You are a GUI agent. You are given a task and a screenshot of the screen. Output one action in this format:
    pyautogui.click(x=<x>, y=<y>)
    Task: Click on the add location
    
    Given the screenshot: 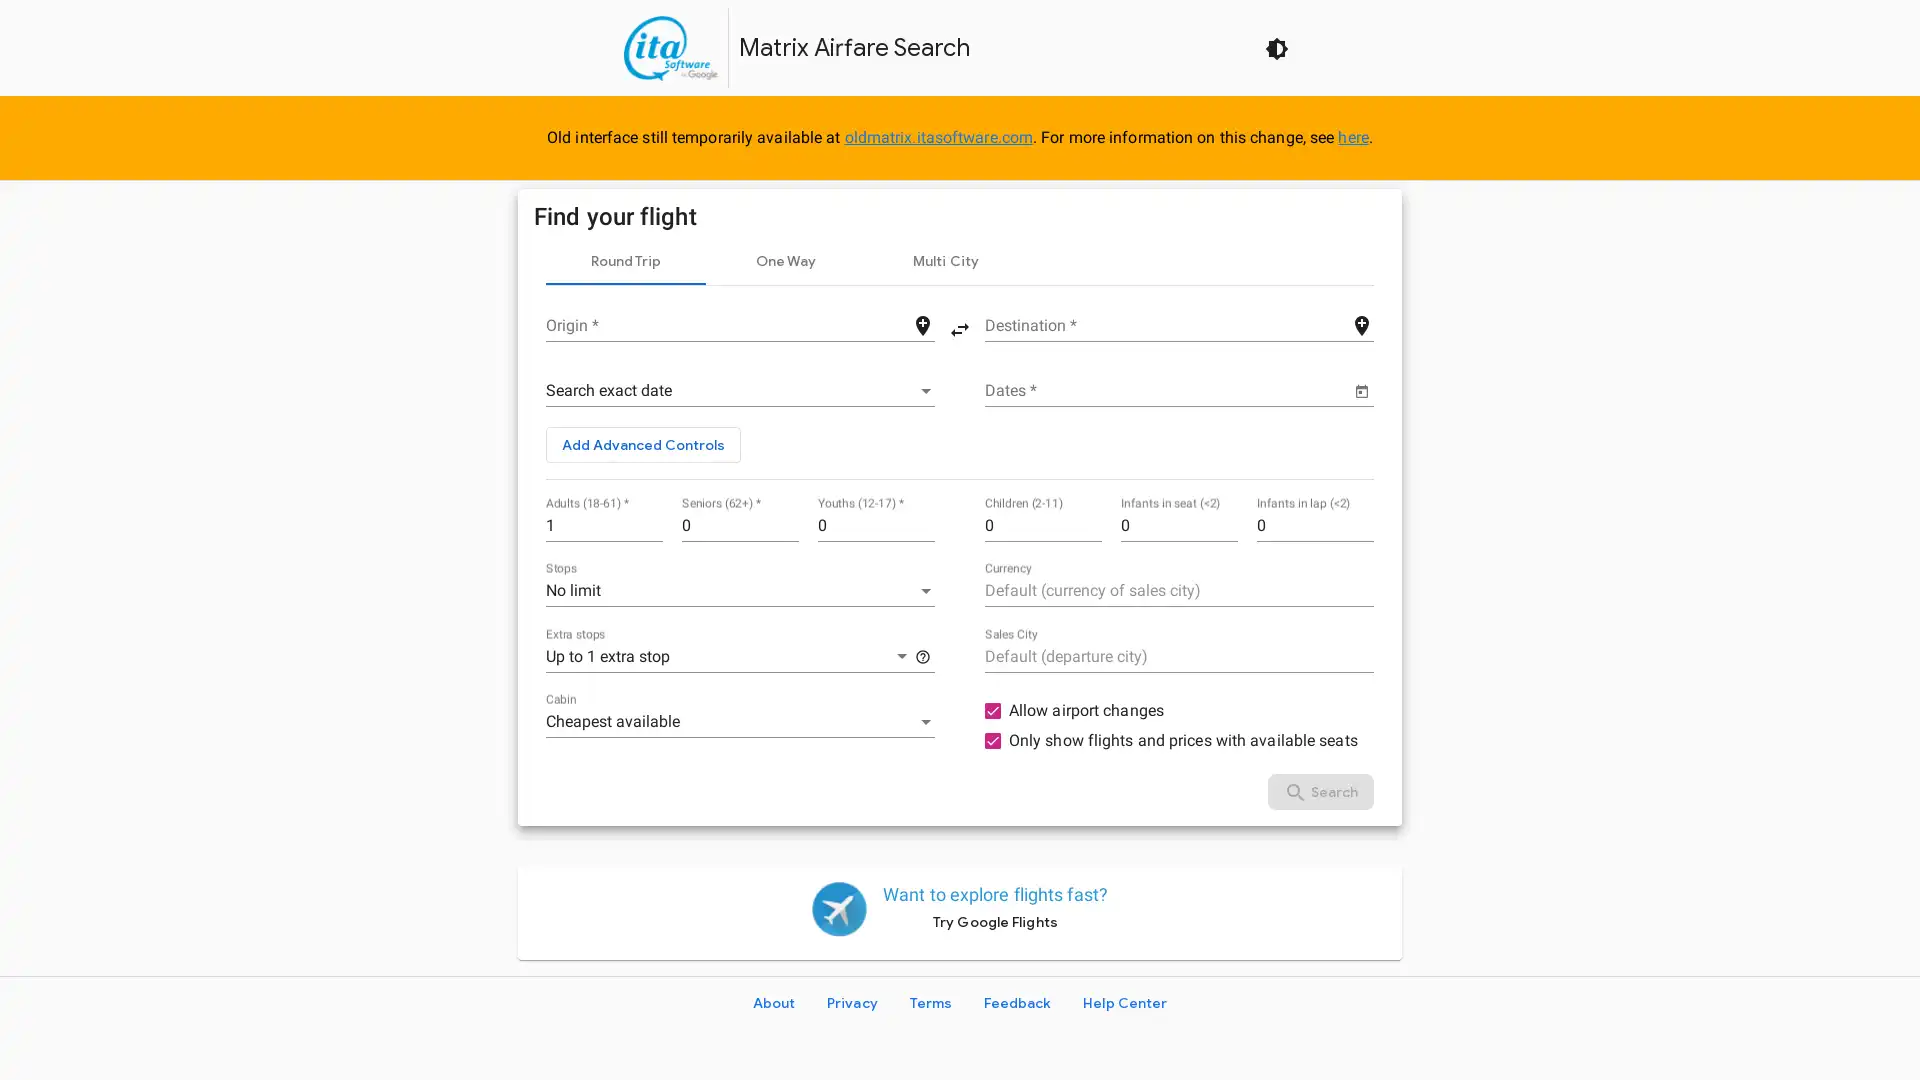 What is the action you would take?
    pyautogui.click(x=921, y=323)
    